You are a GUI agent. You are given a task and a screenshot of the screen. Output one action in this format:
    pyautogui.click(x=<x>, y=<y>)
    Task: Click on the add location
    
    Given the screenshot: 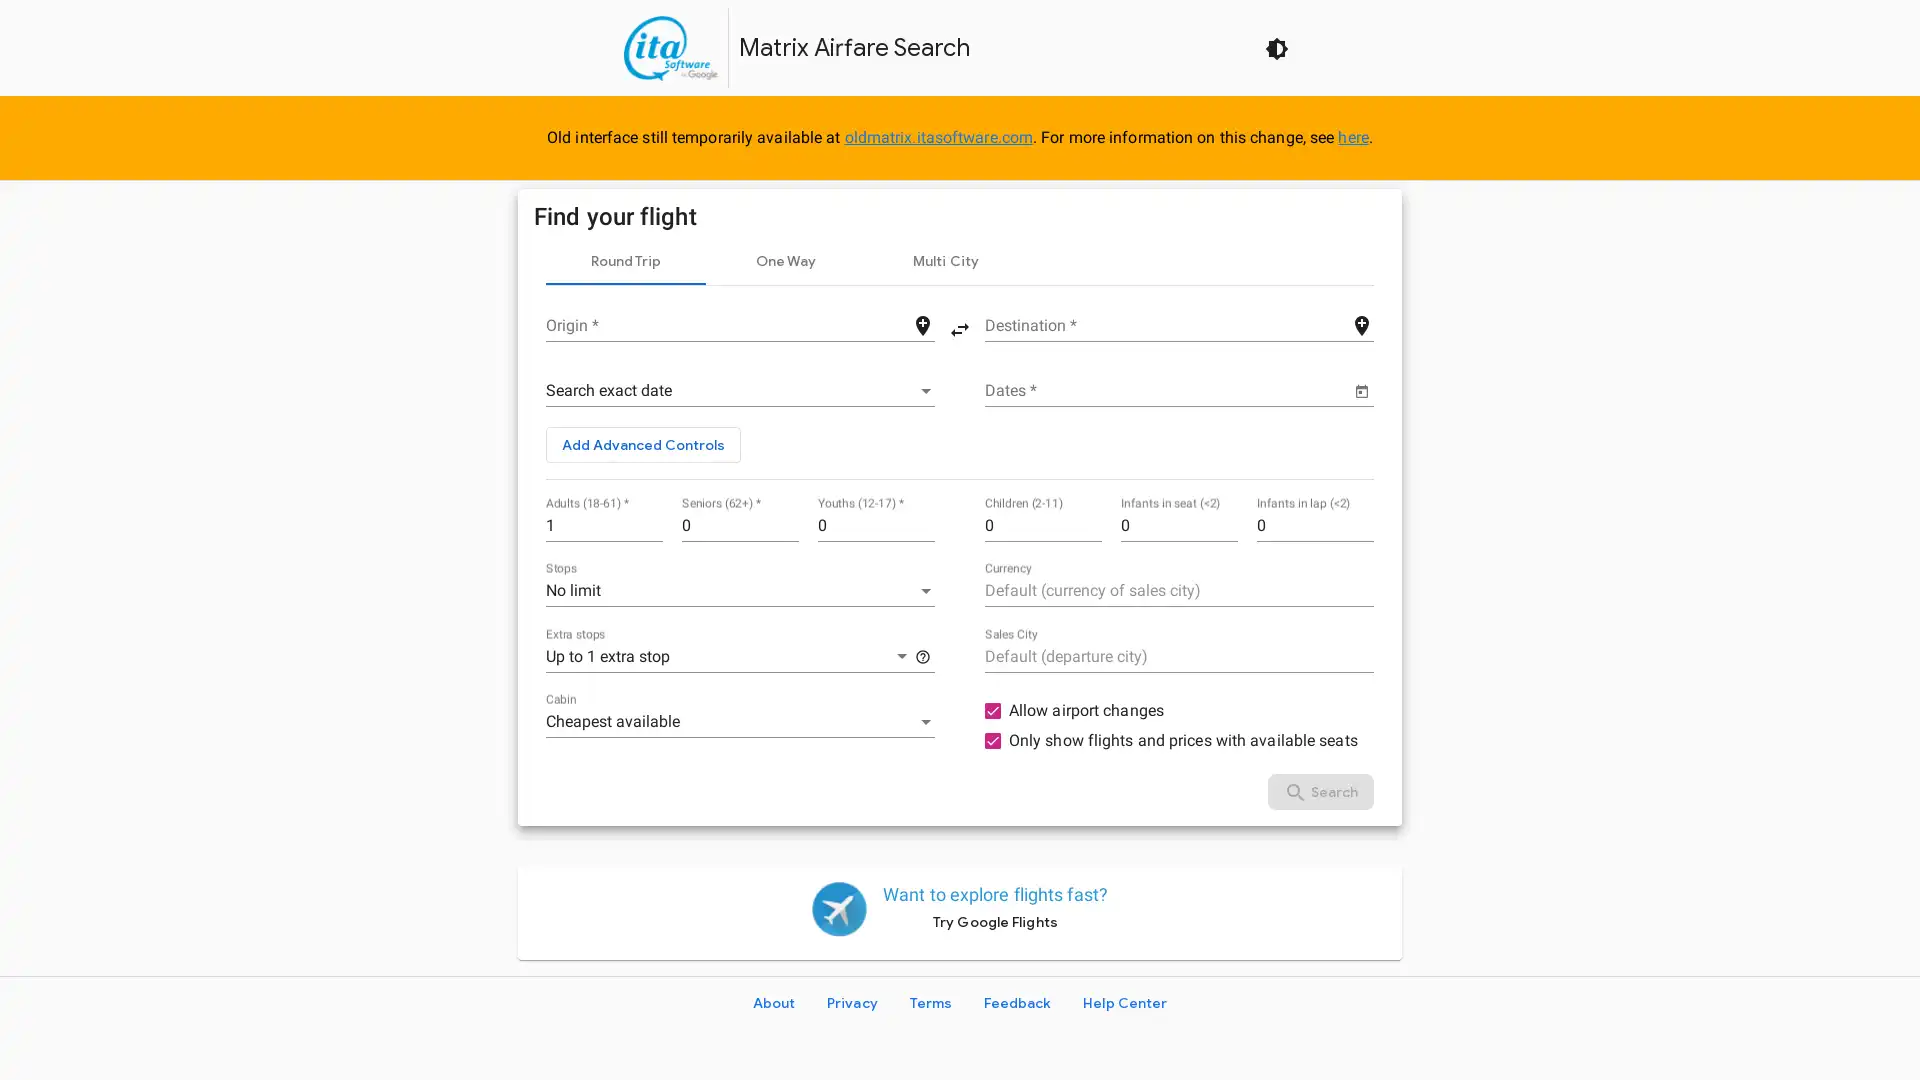 What is the action you would take?
    pyautogui.click(x=921, y=323)
    